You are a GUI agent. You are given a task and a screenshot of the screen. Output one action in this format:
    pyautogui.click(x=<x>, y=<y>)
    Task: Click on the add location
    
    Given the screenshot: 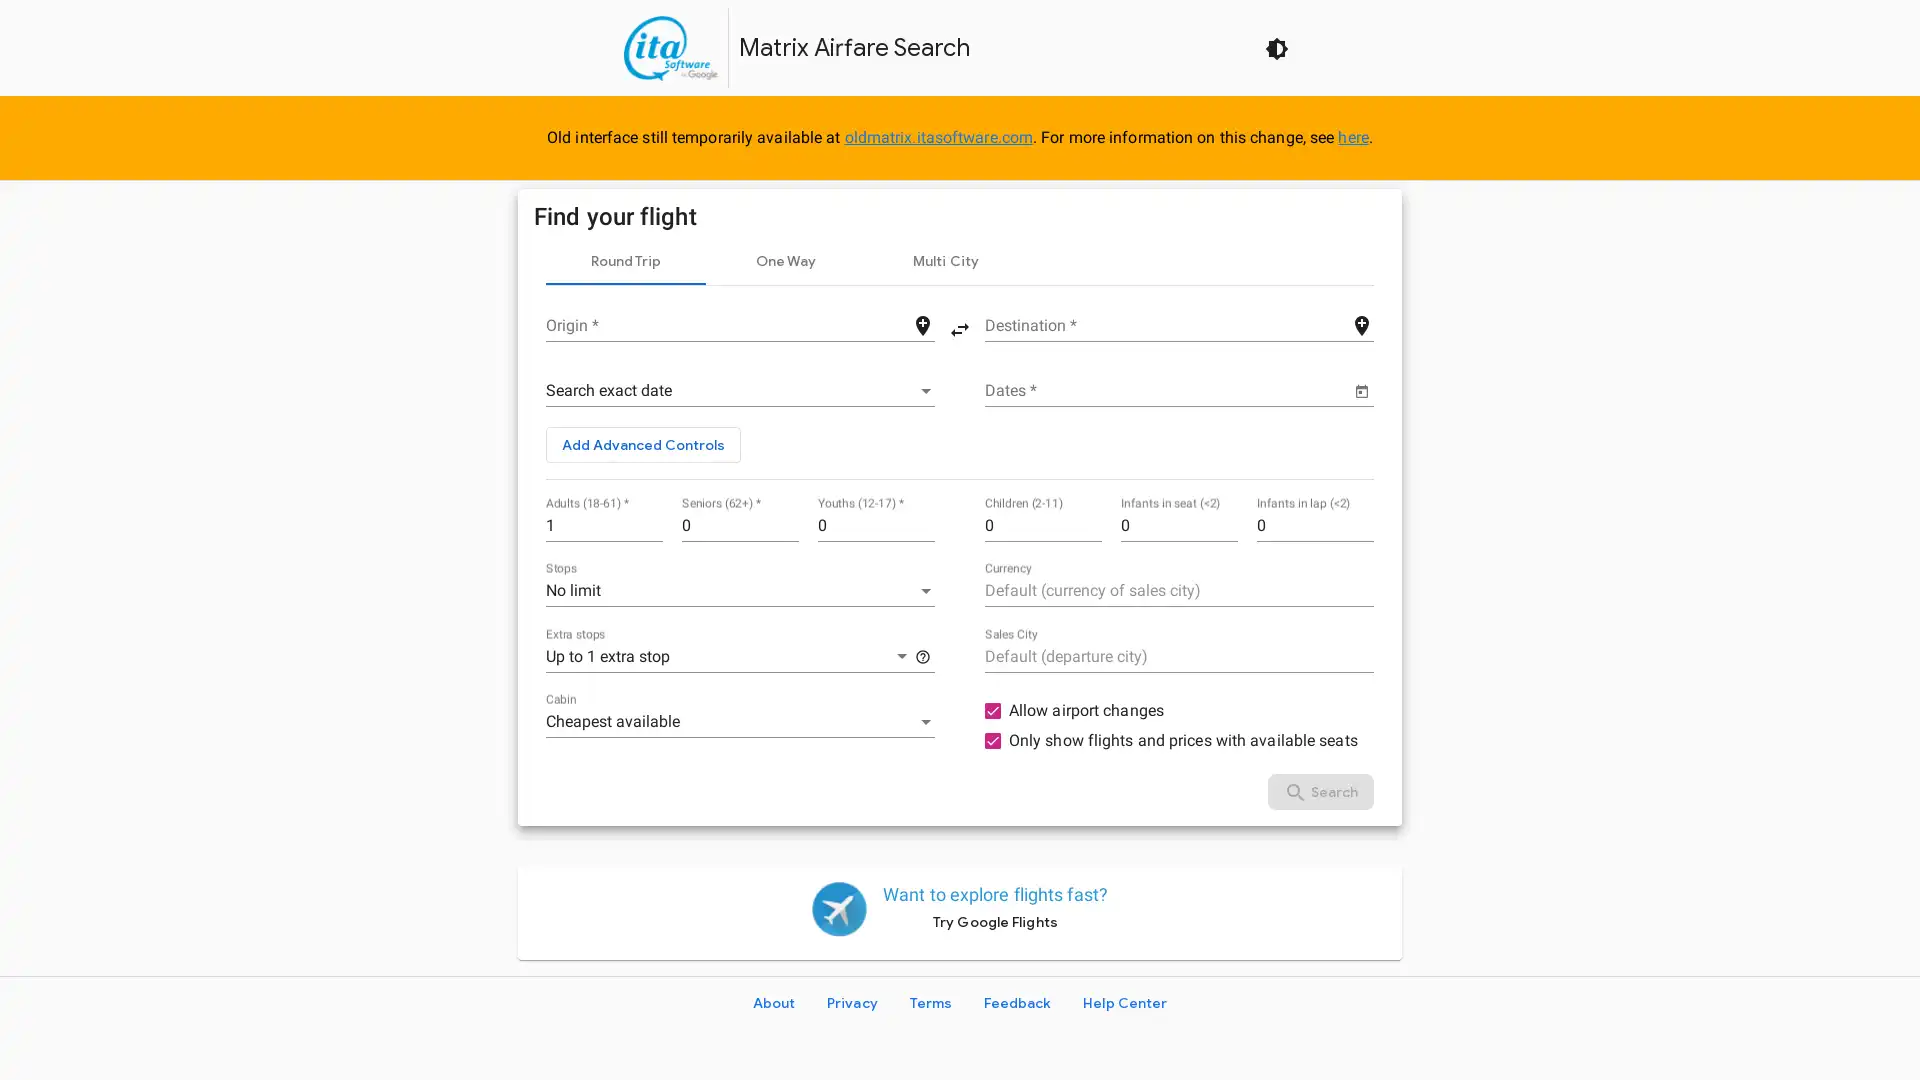 What is the action you would take?
    pyautogui.click(x=921, y=323)
    